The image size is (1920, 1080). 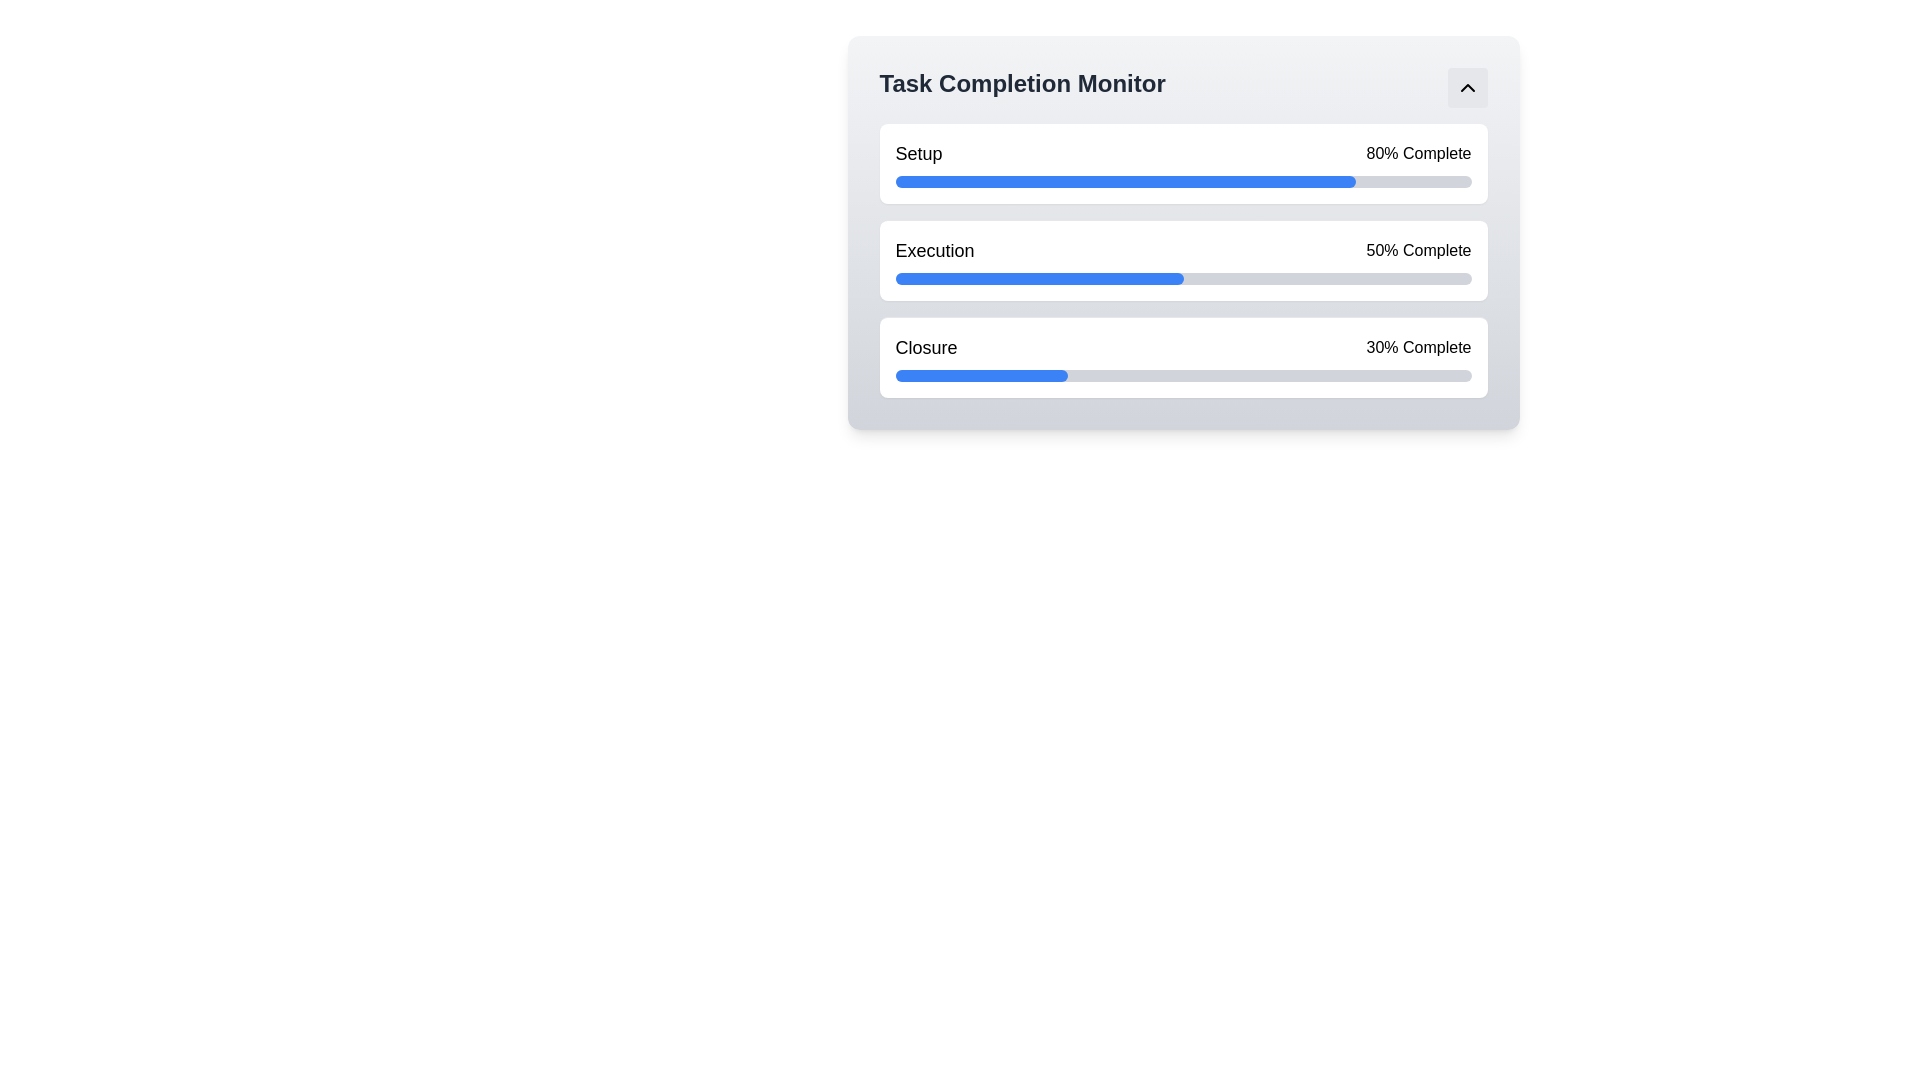 I want to click on the blue-filled progress bar representing 50% completion located under the 'Execution' section of the progress indicators, so click(x=1039, y=278).